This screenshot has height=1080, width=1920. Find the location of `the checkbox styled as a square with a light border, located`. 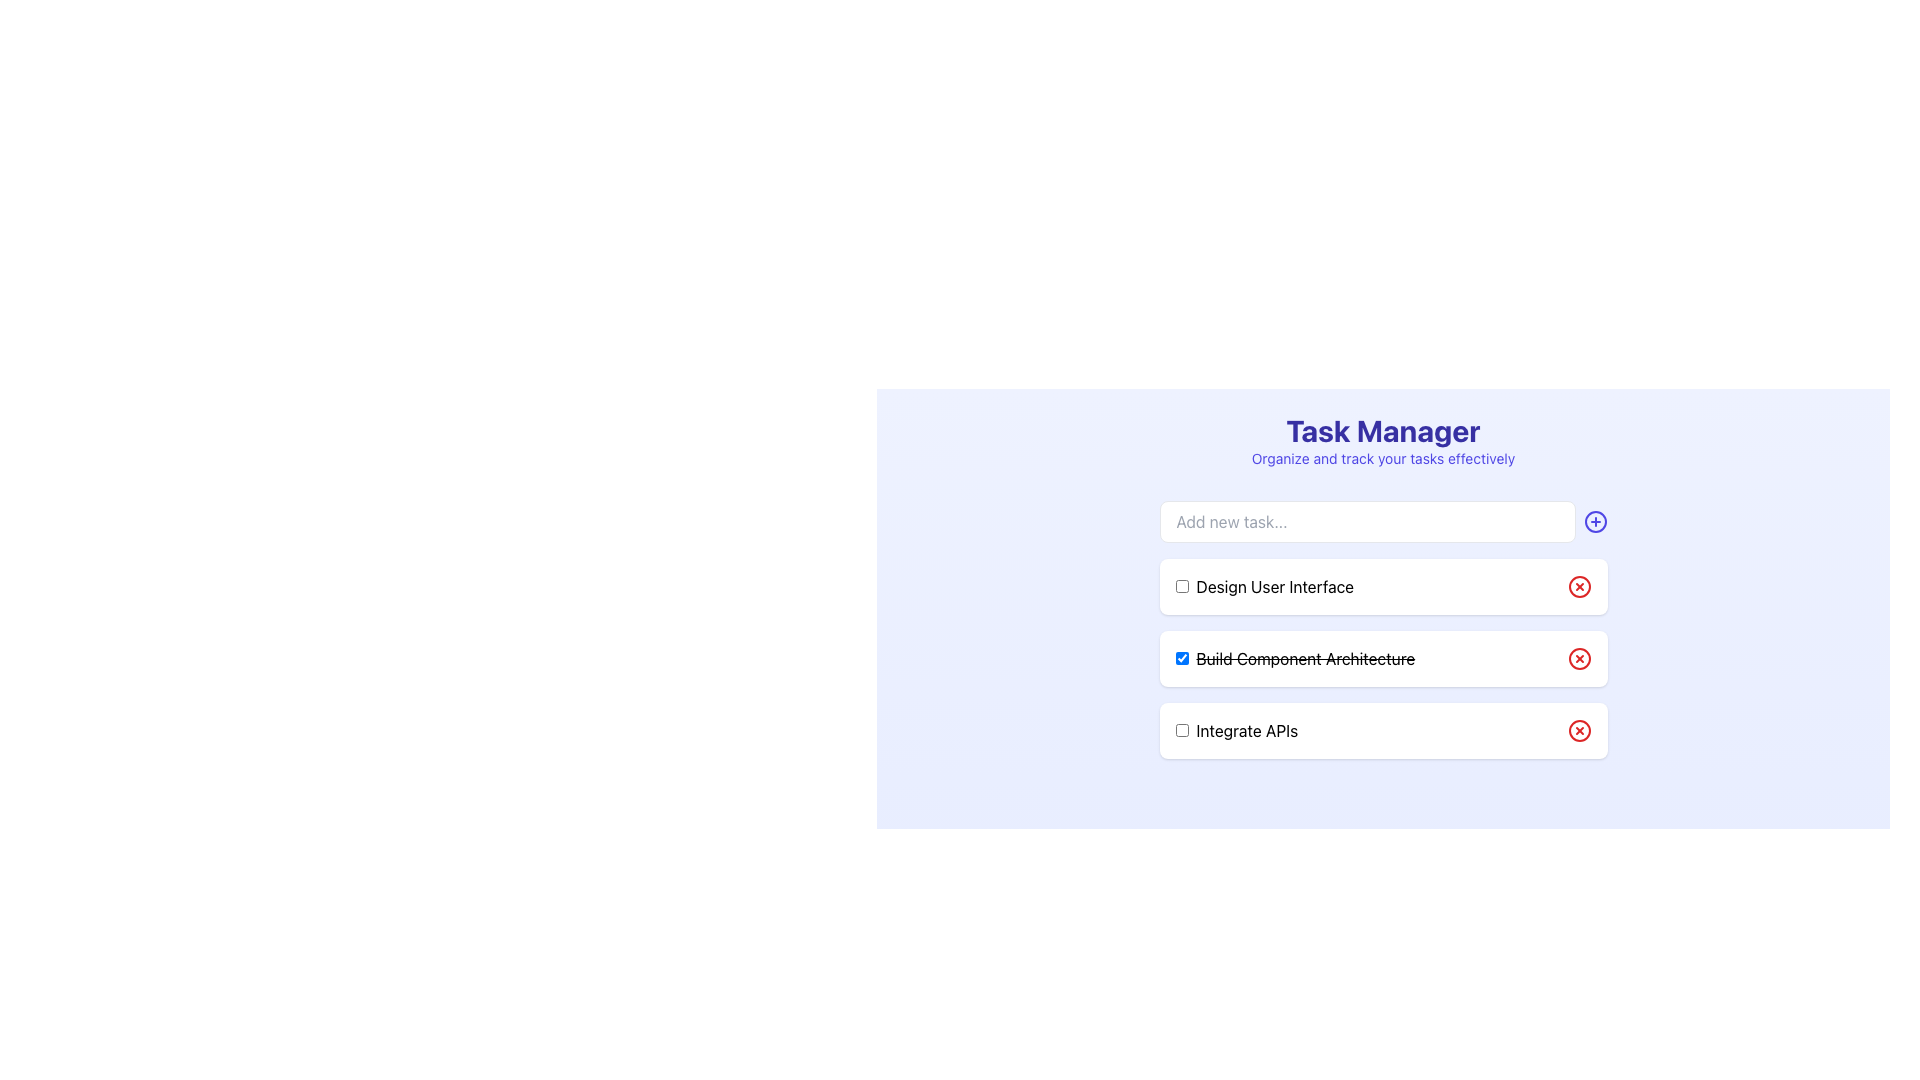

the checkbox styled as a square with a light border, located is located at coordinates (1181, 585).